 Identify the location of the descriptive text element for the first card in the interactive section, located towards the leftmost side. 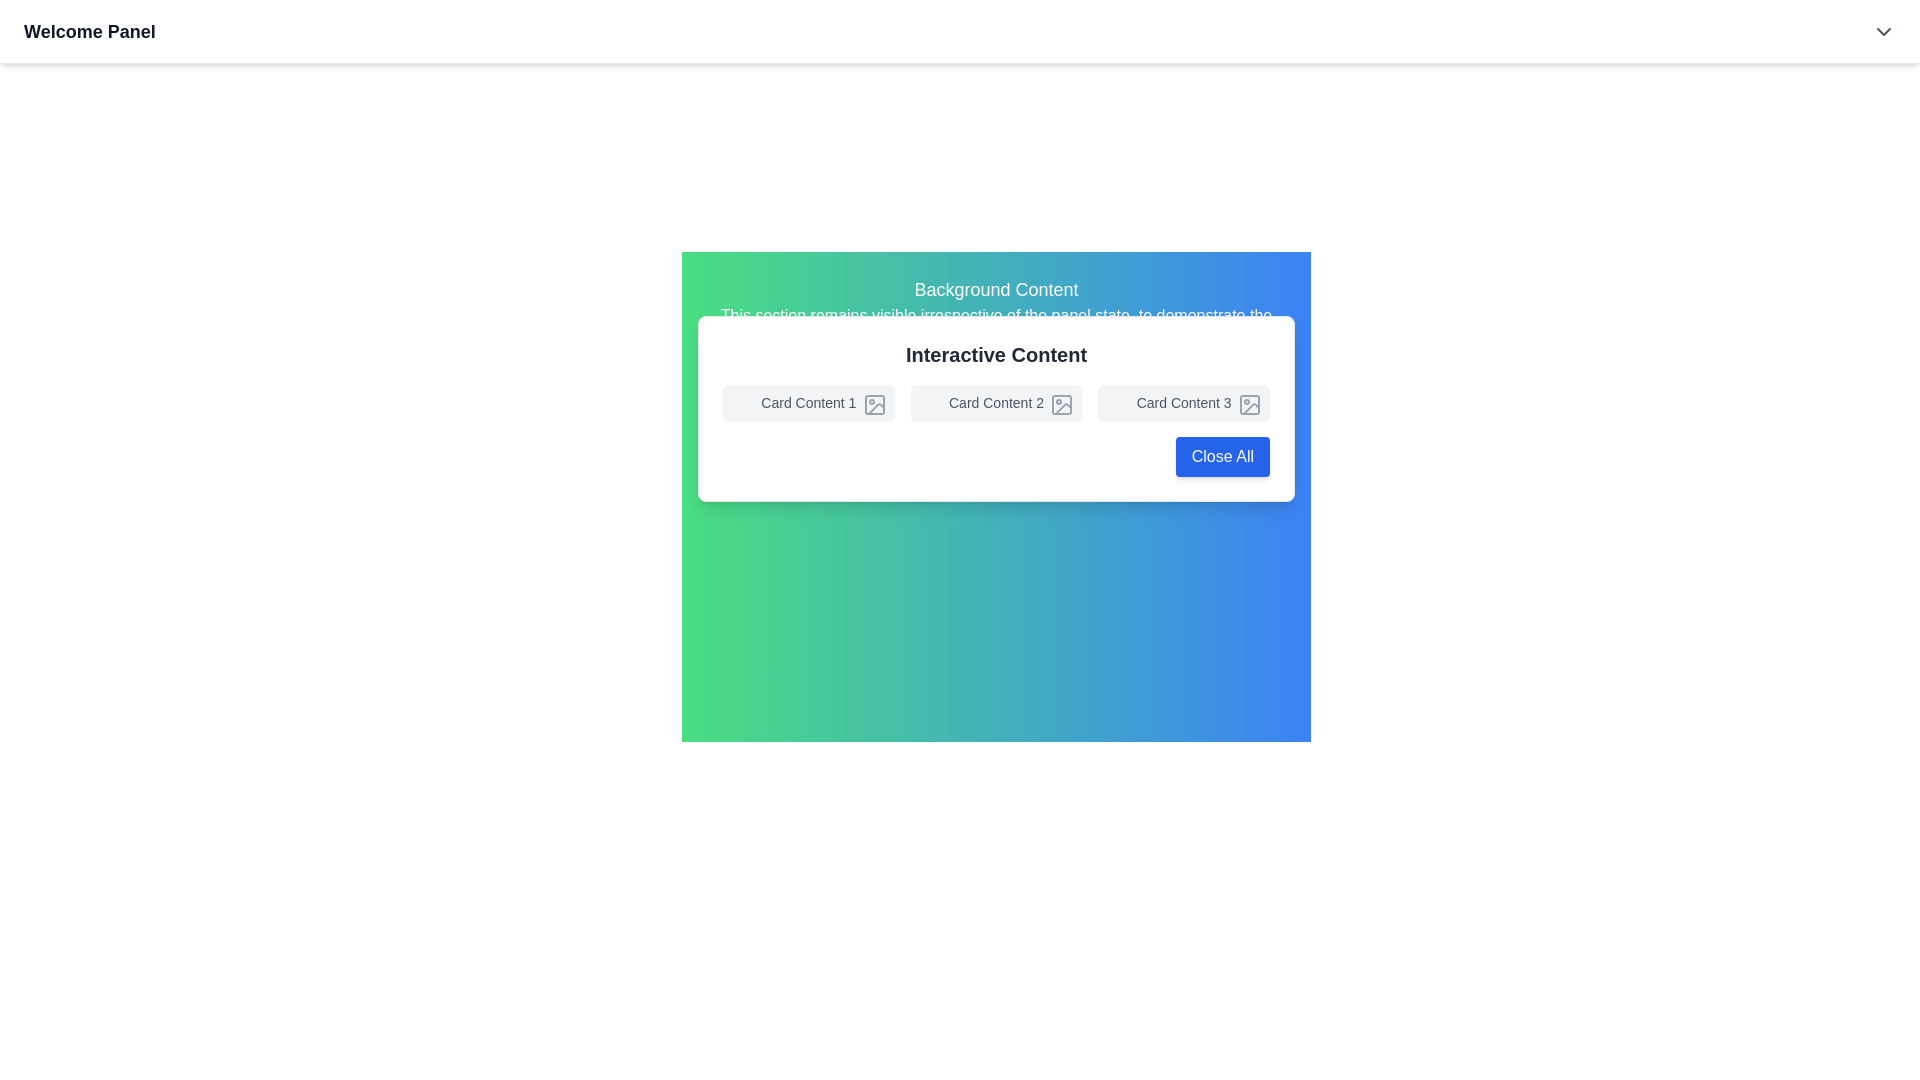
(808, 402).